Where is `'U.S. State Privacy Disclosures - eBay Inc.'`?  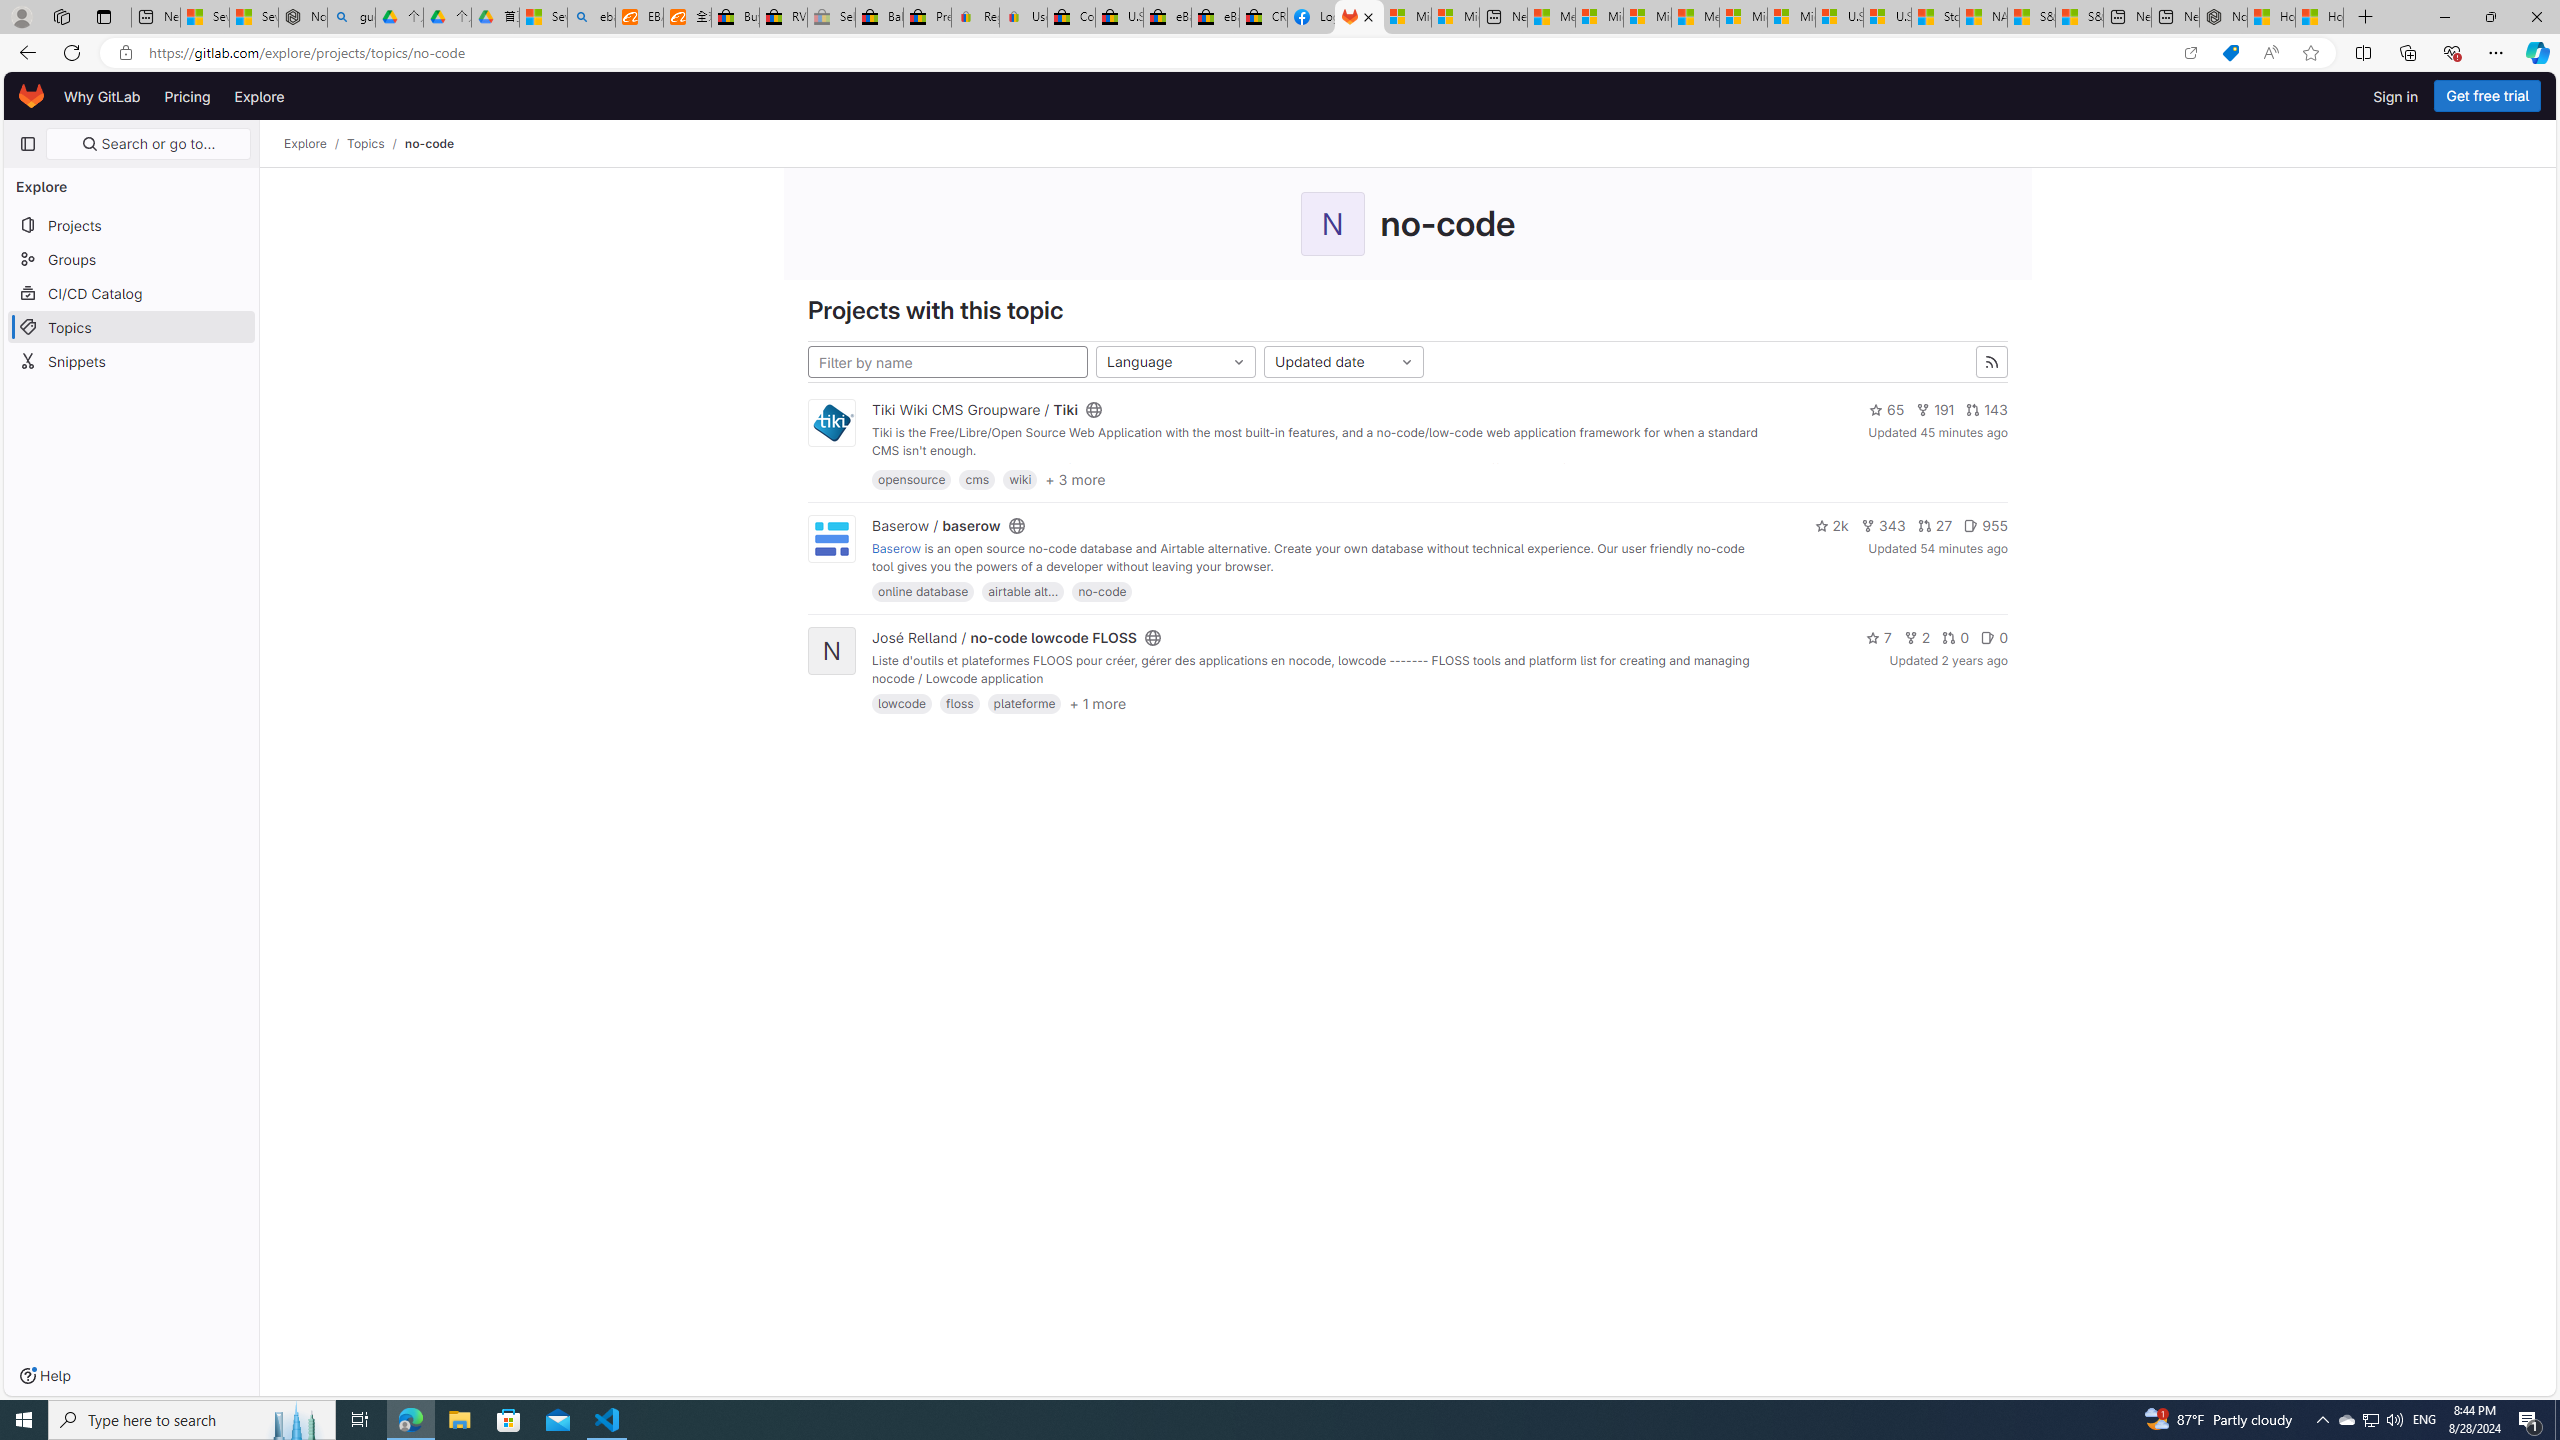 'U.S. State Privacy Disclosures - eBay Inc.' is located at coordinates (1120, 16).